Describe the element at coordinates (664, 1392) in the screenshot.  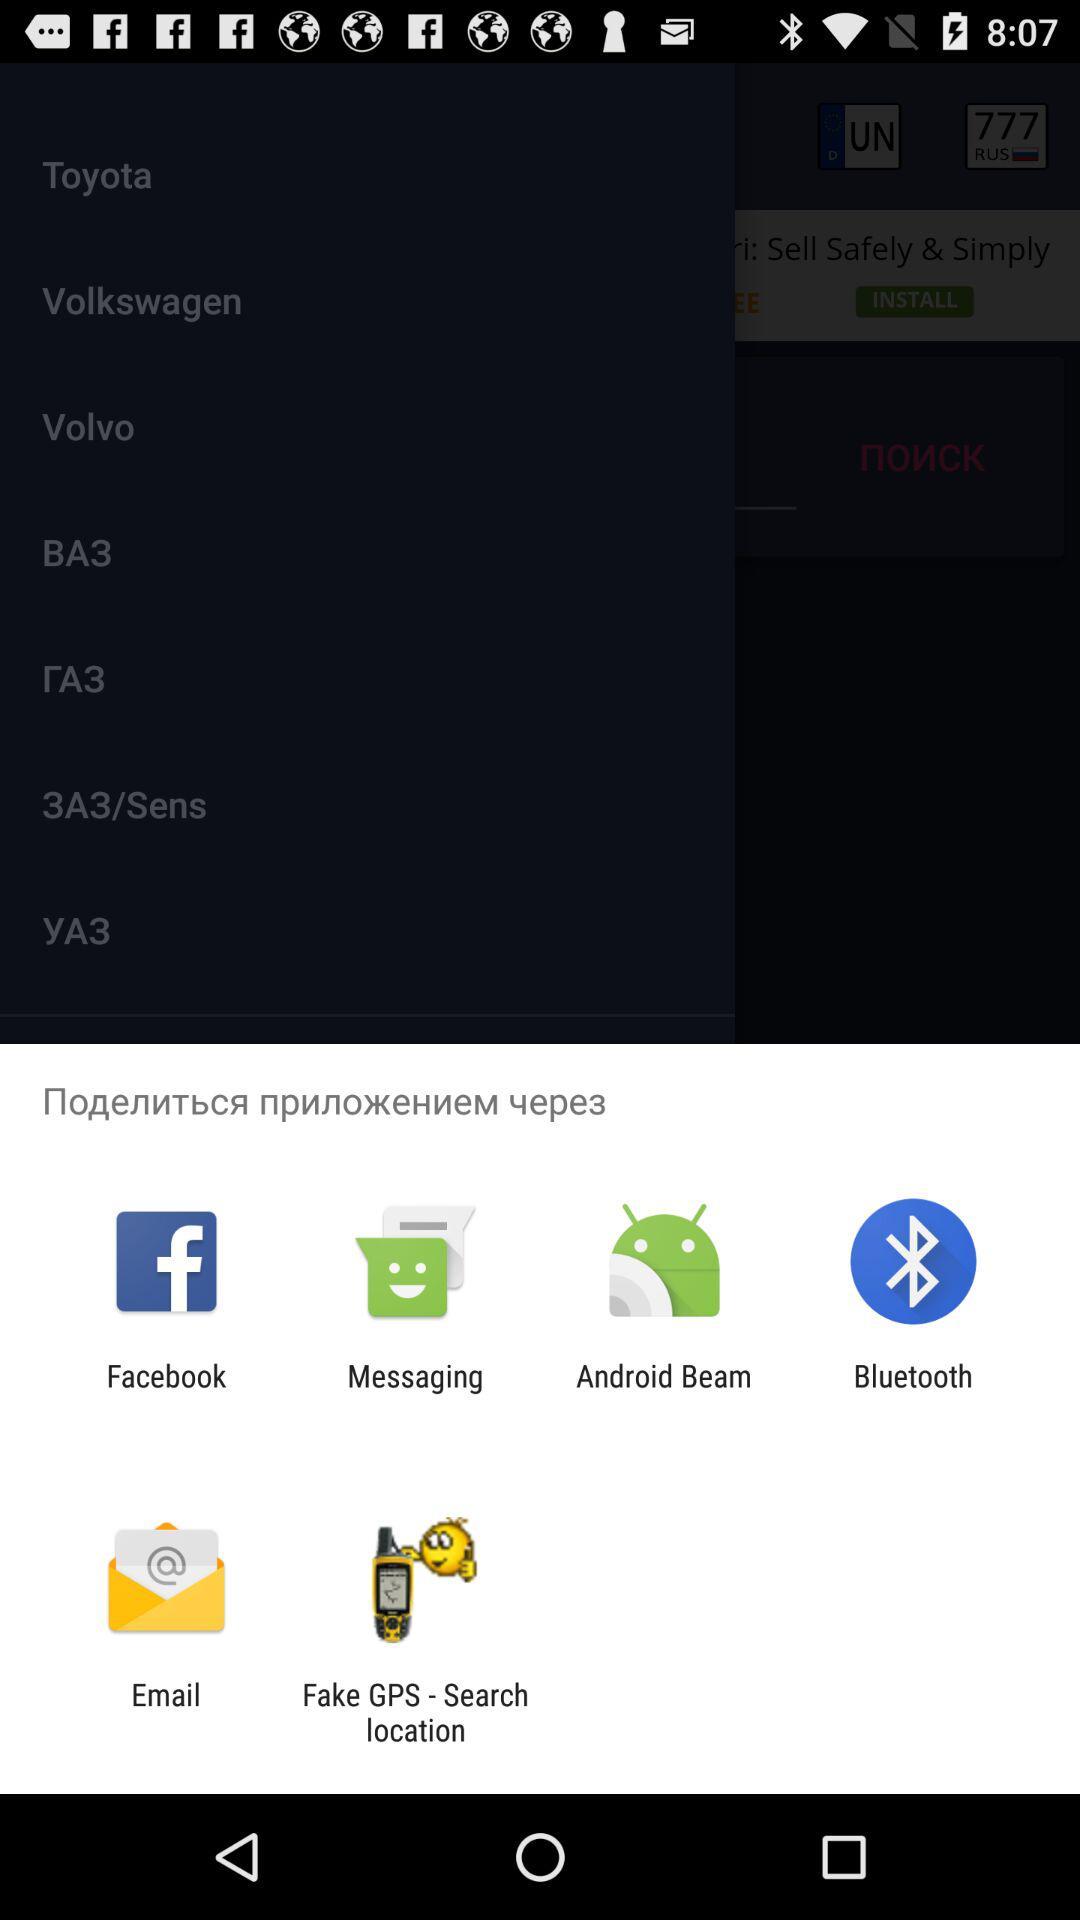
I see `android beam item` at that location.